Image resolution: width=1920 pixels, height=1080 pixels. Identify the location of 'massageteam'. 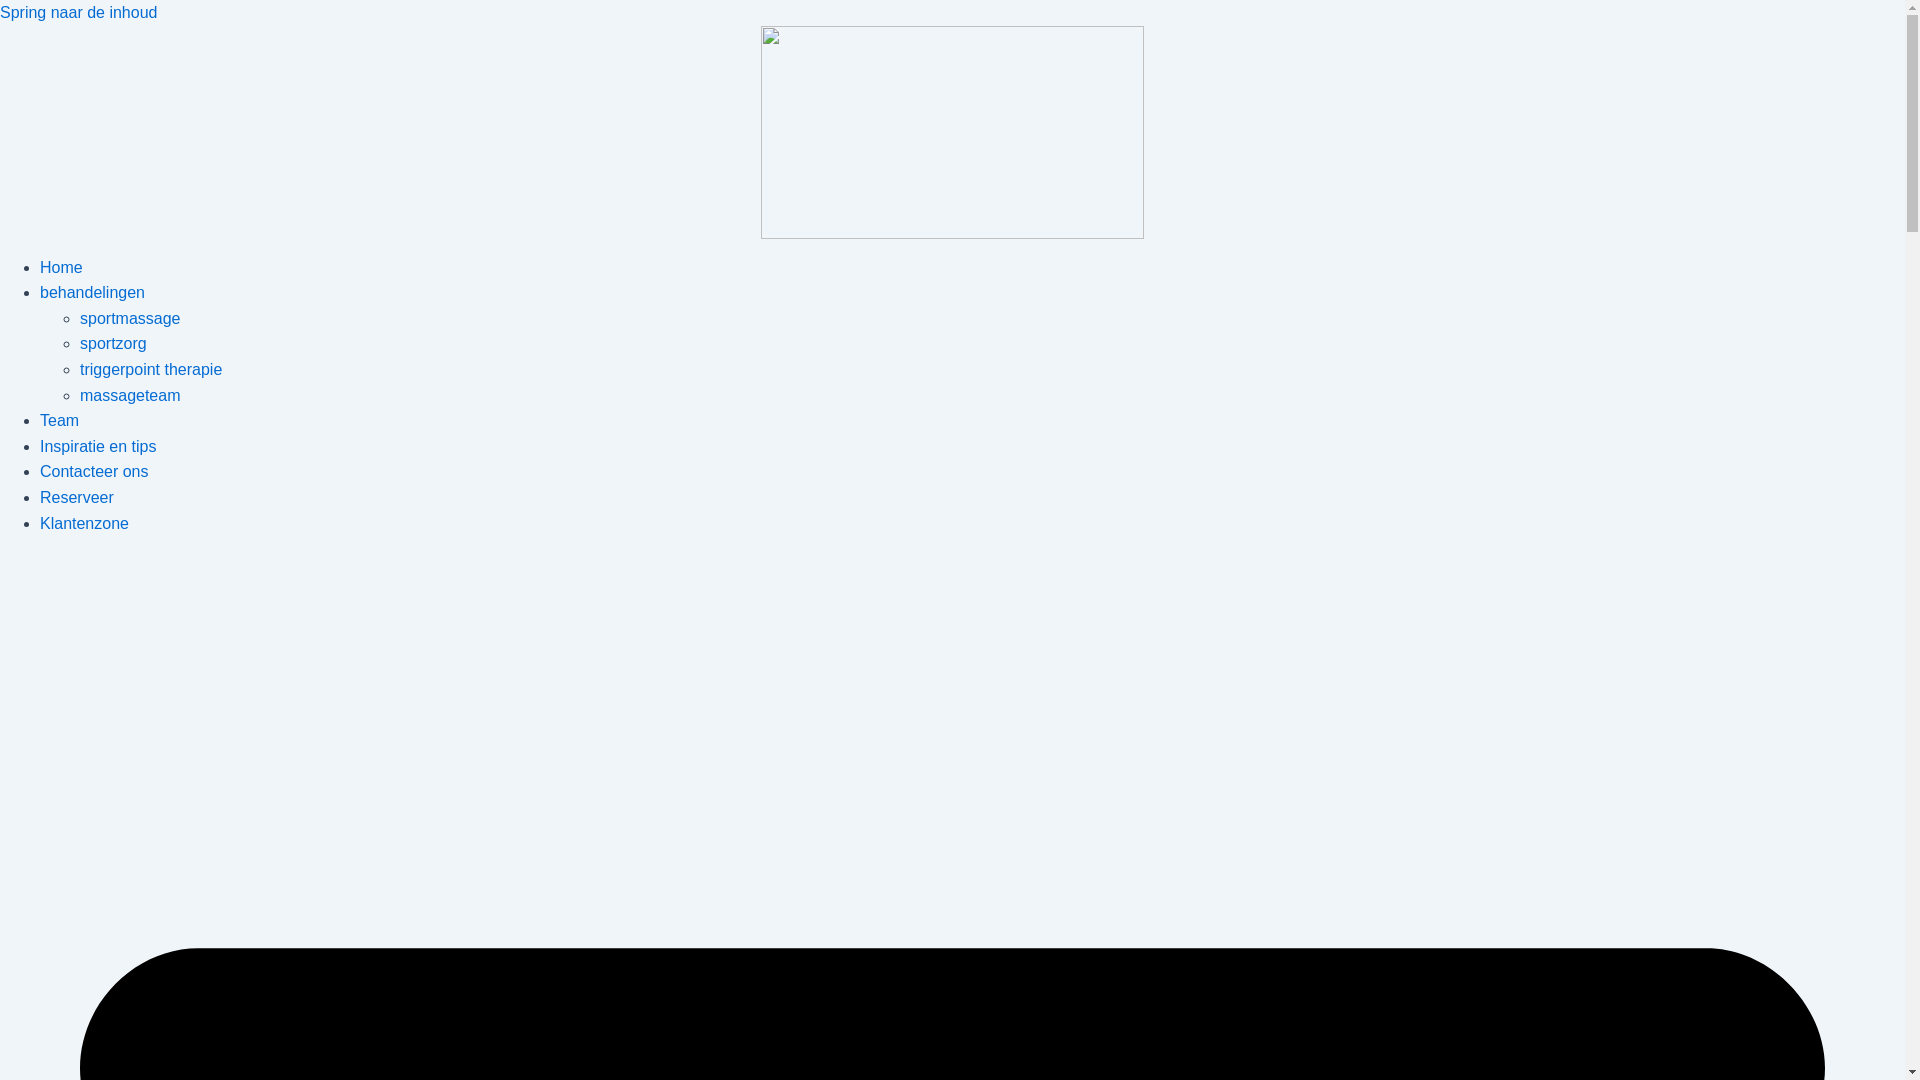
(129, 395).